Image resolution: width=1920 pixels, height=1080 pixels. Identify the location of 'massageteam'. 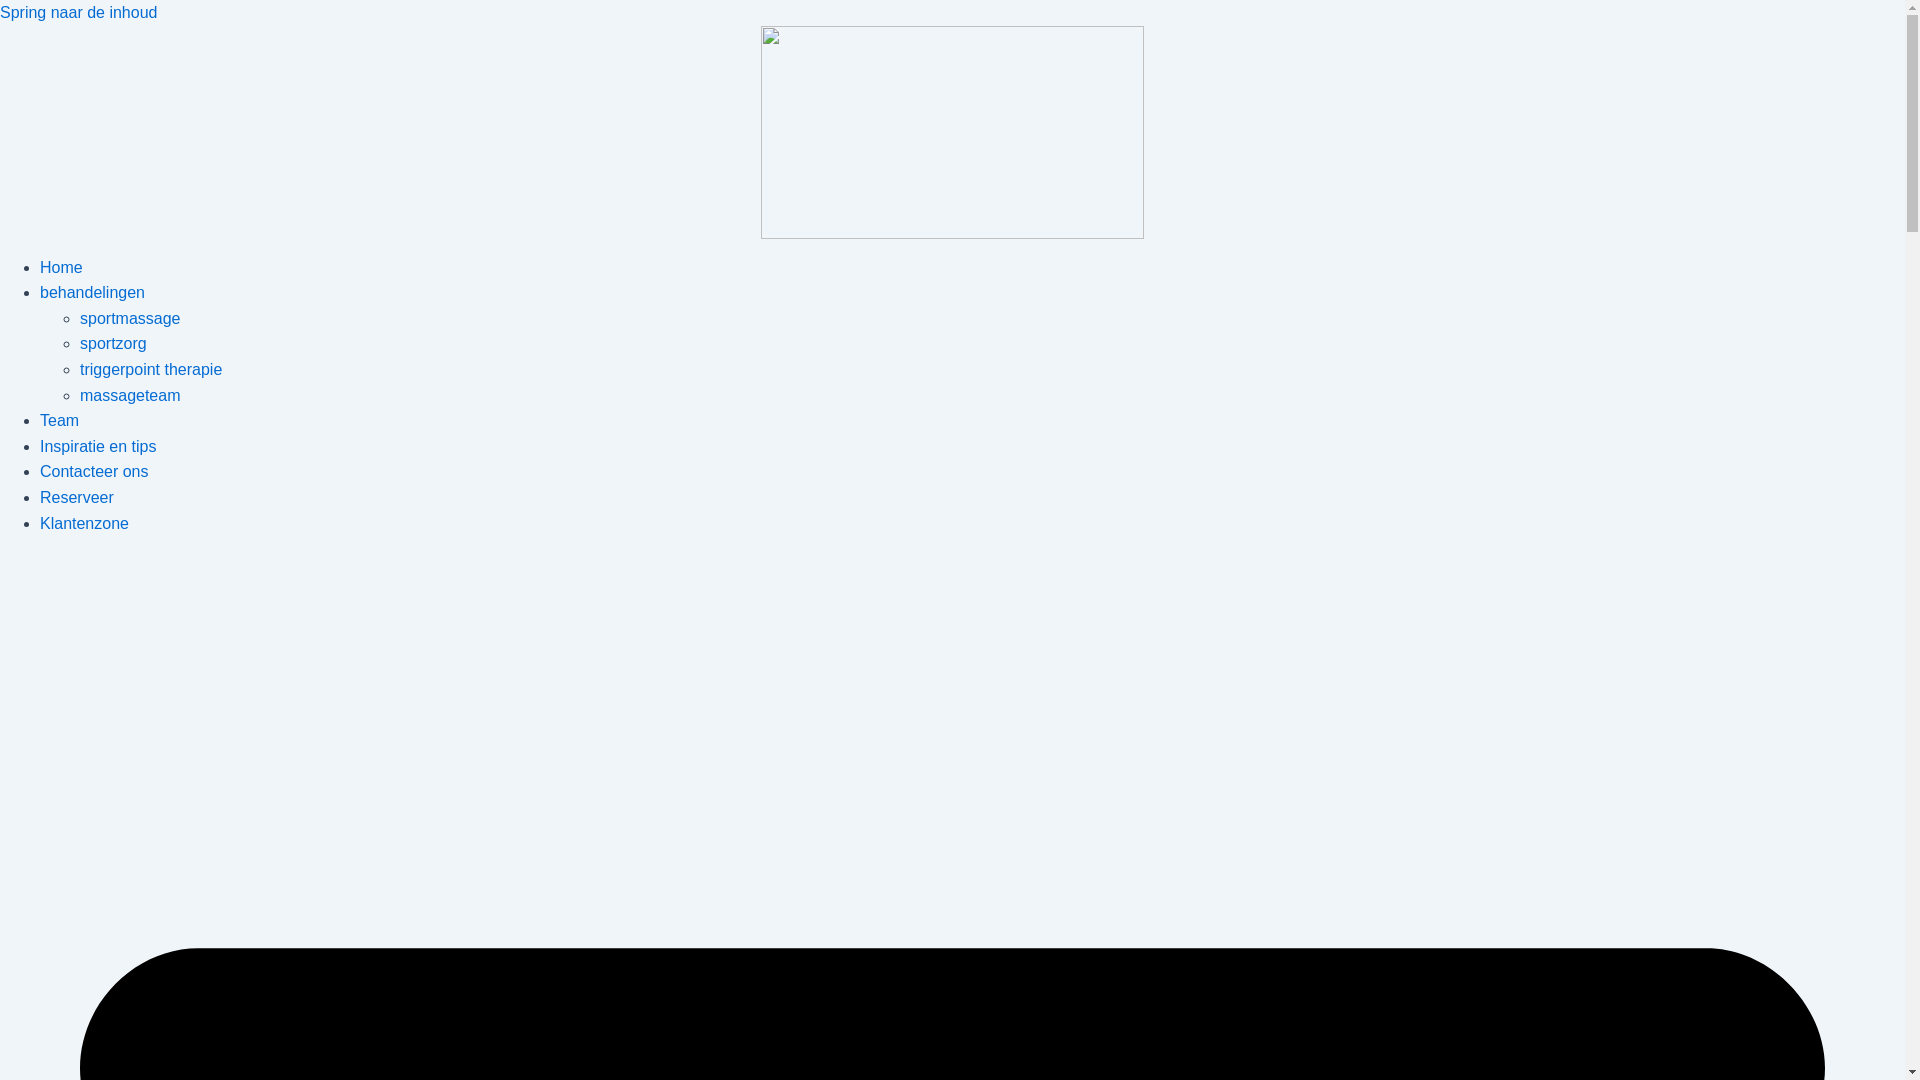
(129, 395).